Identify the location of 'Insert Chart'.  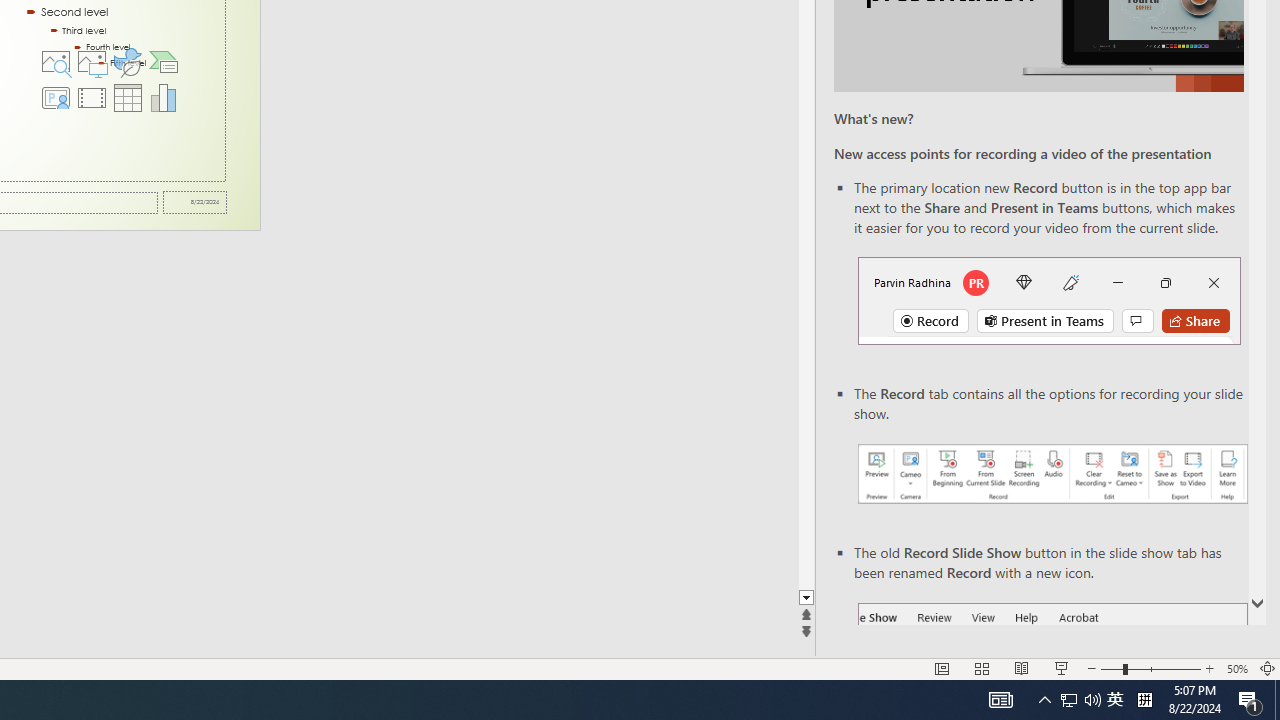
(164, 97).